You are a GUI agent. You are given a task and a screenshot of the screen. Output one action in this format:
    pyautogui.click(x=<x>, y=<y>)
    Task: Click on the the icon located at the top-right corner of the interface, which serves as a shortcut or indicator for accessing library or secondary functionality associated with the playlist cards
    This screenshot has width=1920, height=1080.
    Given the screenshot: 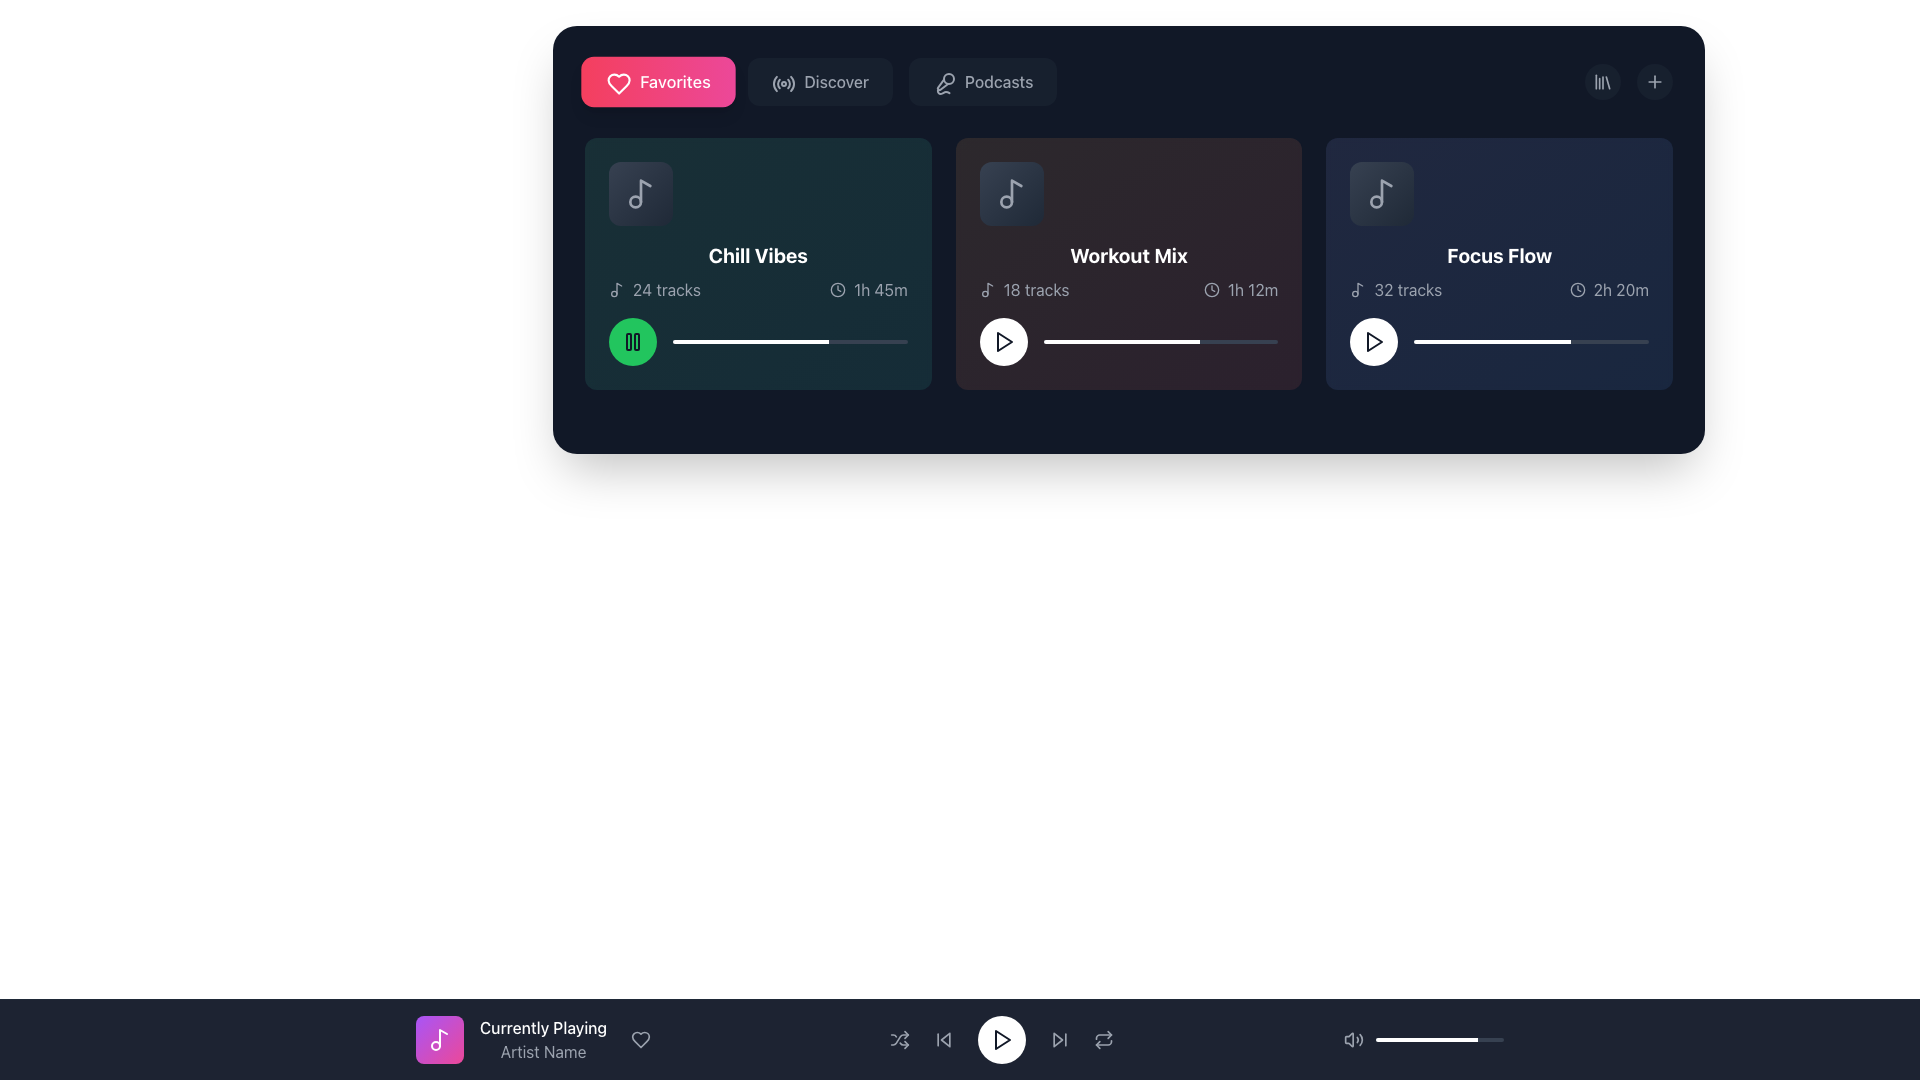 What is the action you would take?
    pyautogui.click(x=1603, y=80)
    